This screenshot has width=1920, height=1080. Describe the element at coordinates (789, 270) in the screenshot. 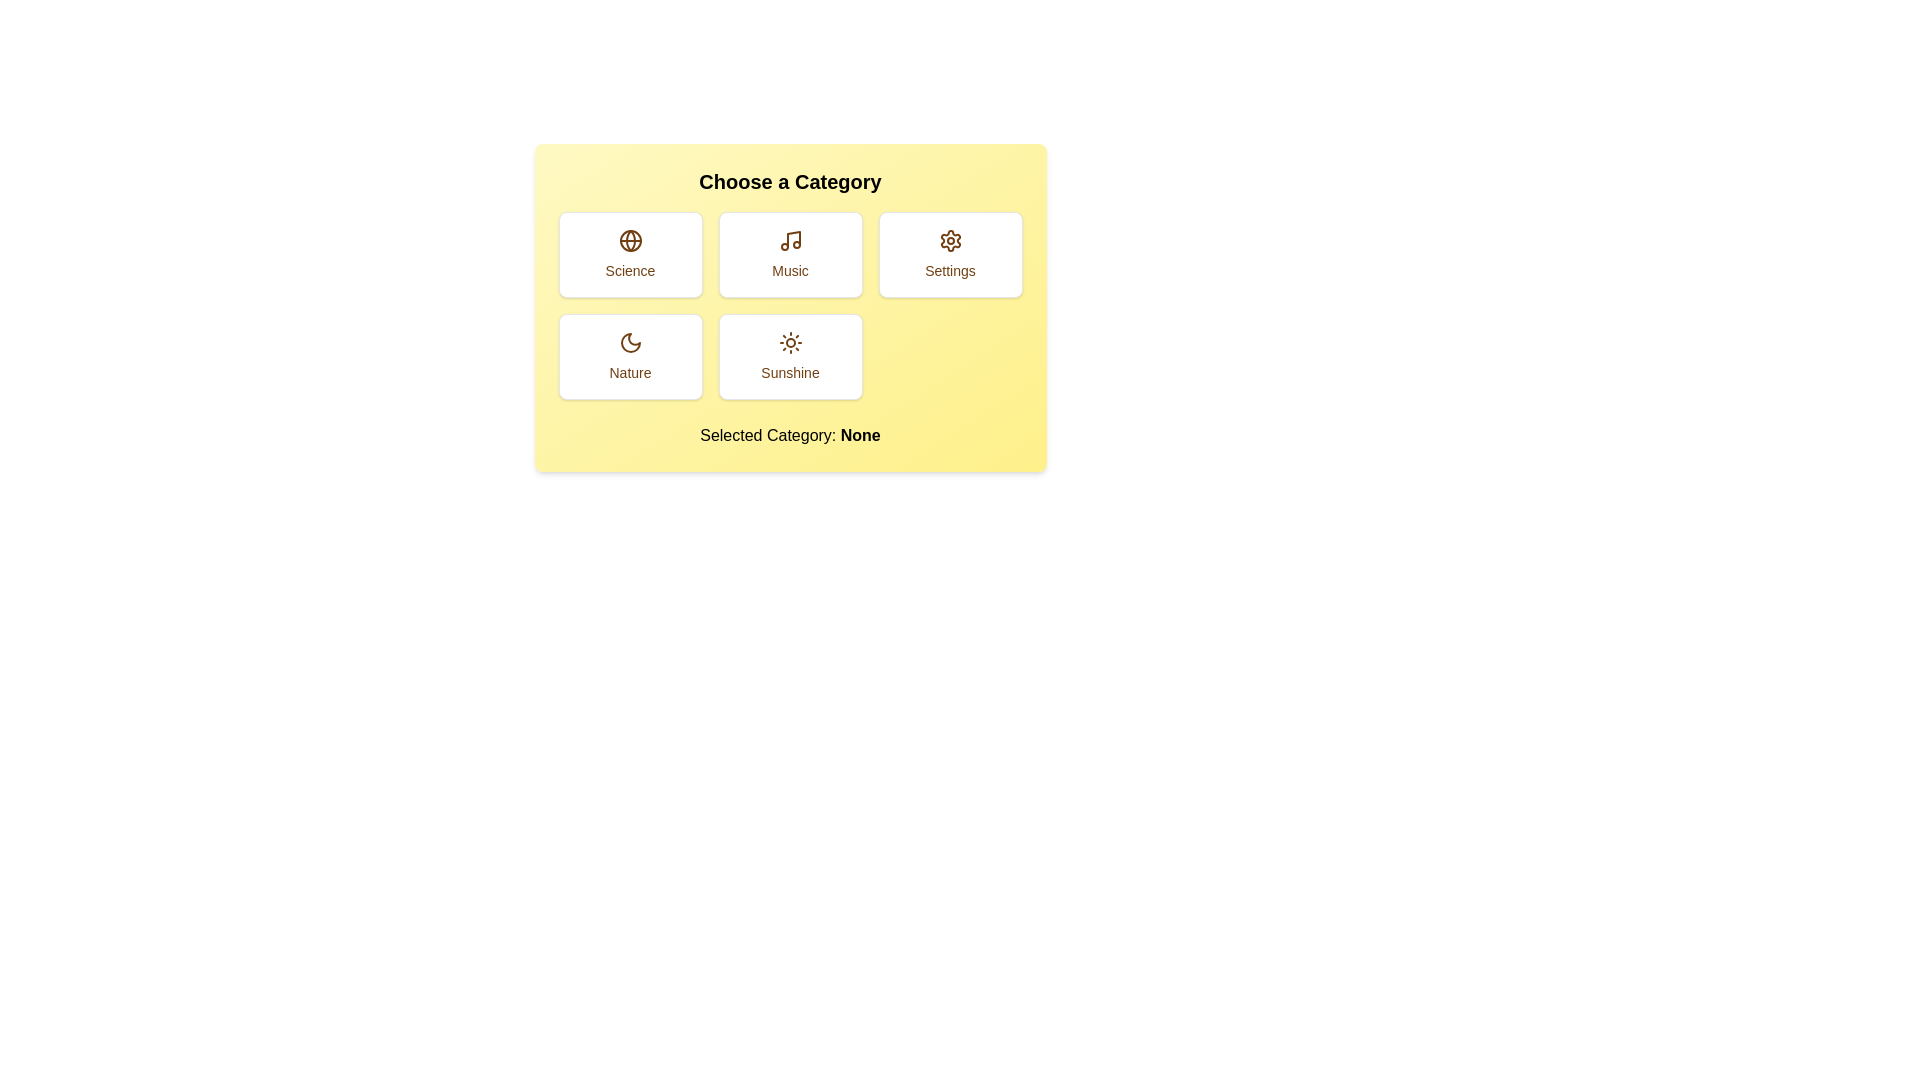

I see `the static text label displaying 'Music' in medium brown color, located beneath the musical note icon within its card in the second column of the first row` at that location.